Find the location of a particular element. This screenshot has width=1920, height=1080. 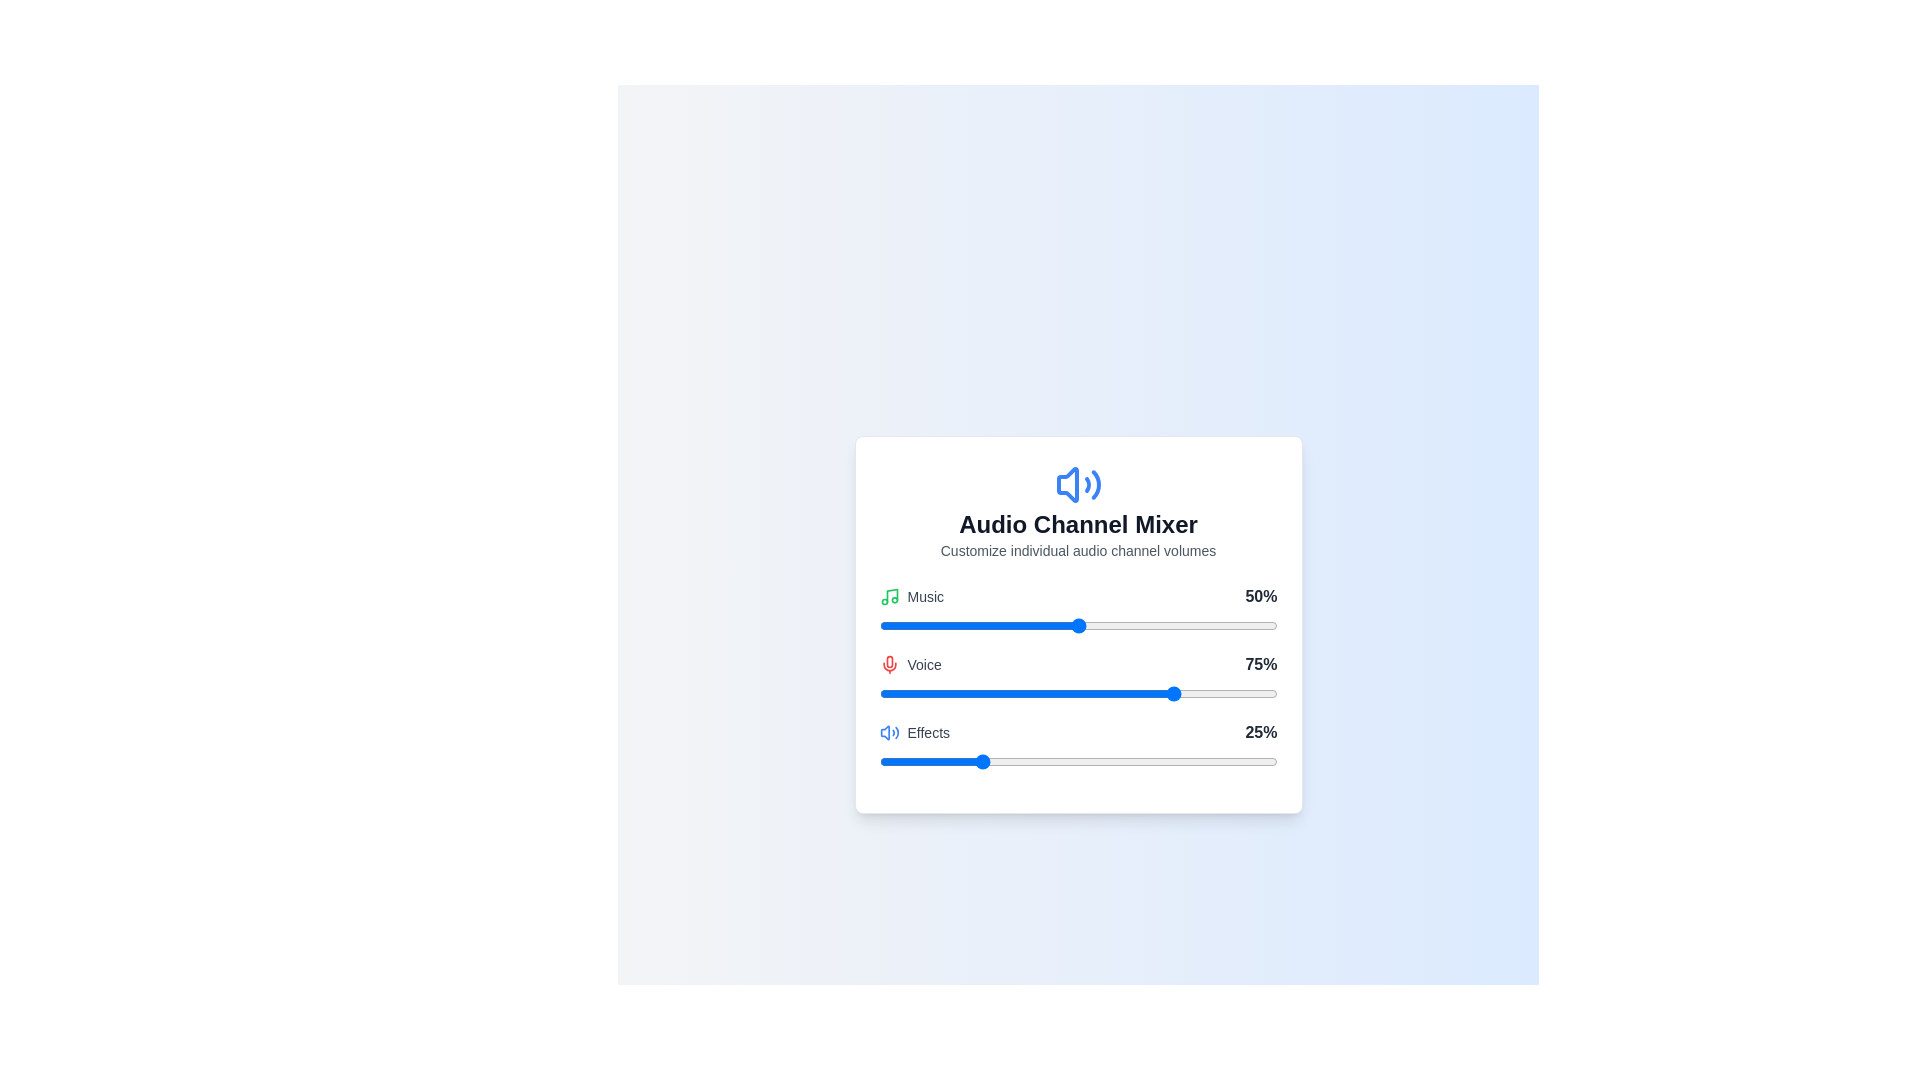

the Heading or Title Text located at the top center of the card, which provides a clear description of the content and functionality within the card is located at coordinates (1077, 523).